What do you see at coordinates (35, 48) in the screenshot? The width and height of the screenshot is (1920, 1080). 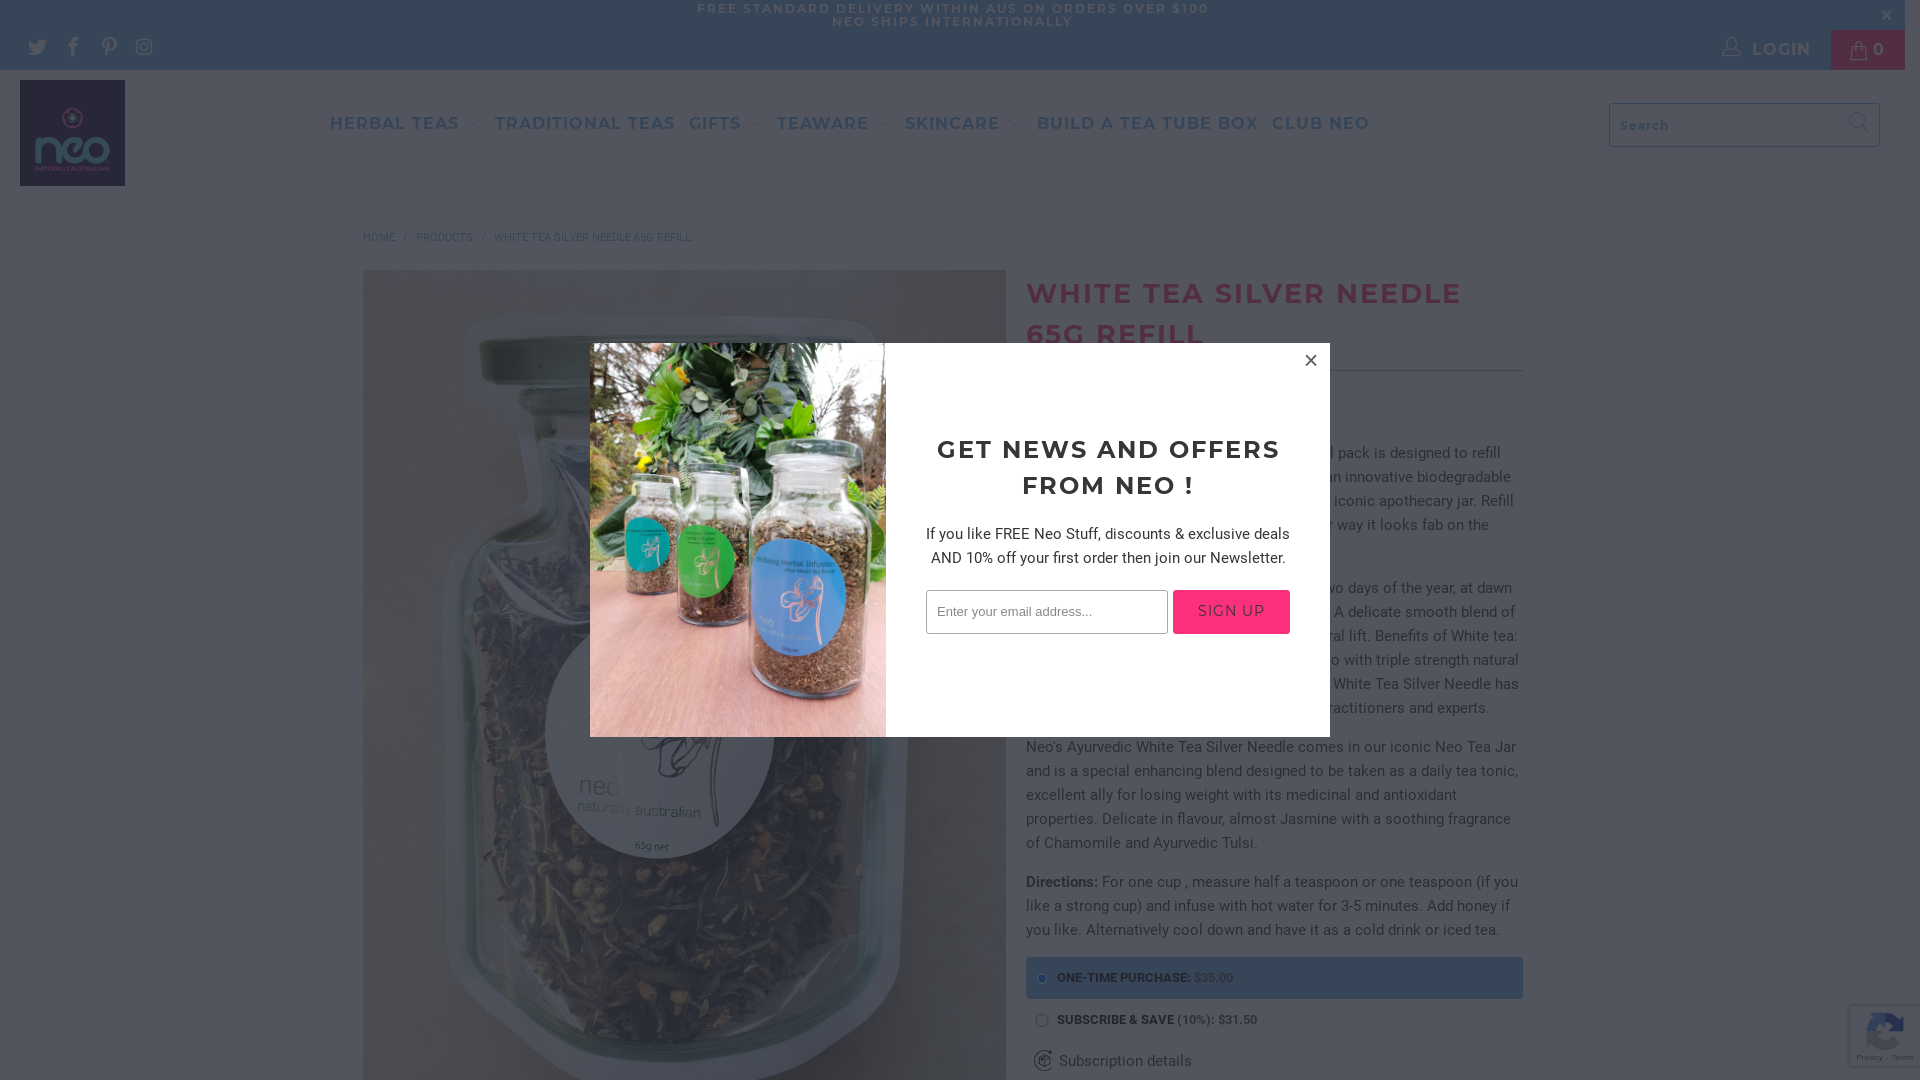 I see `'Neo Australia on Twitter'` at bounding box center [35, 48].